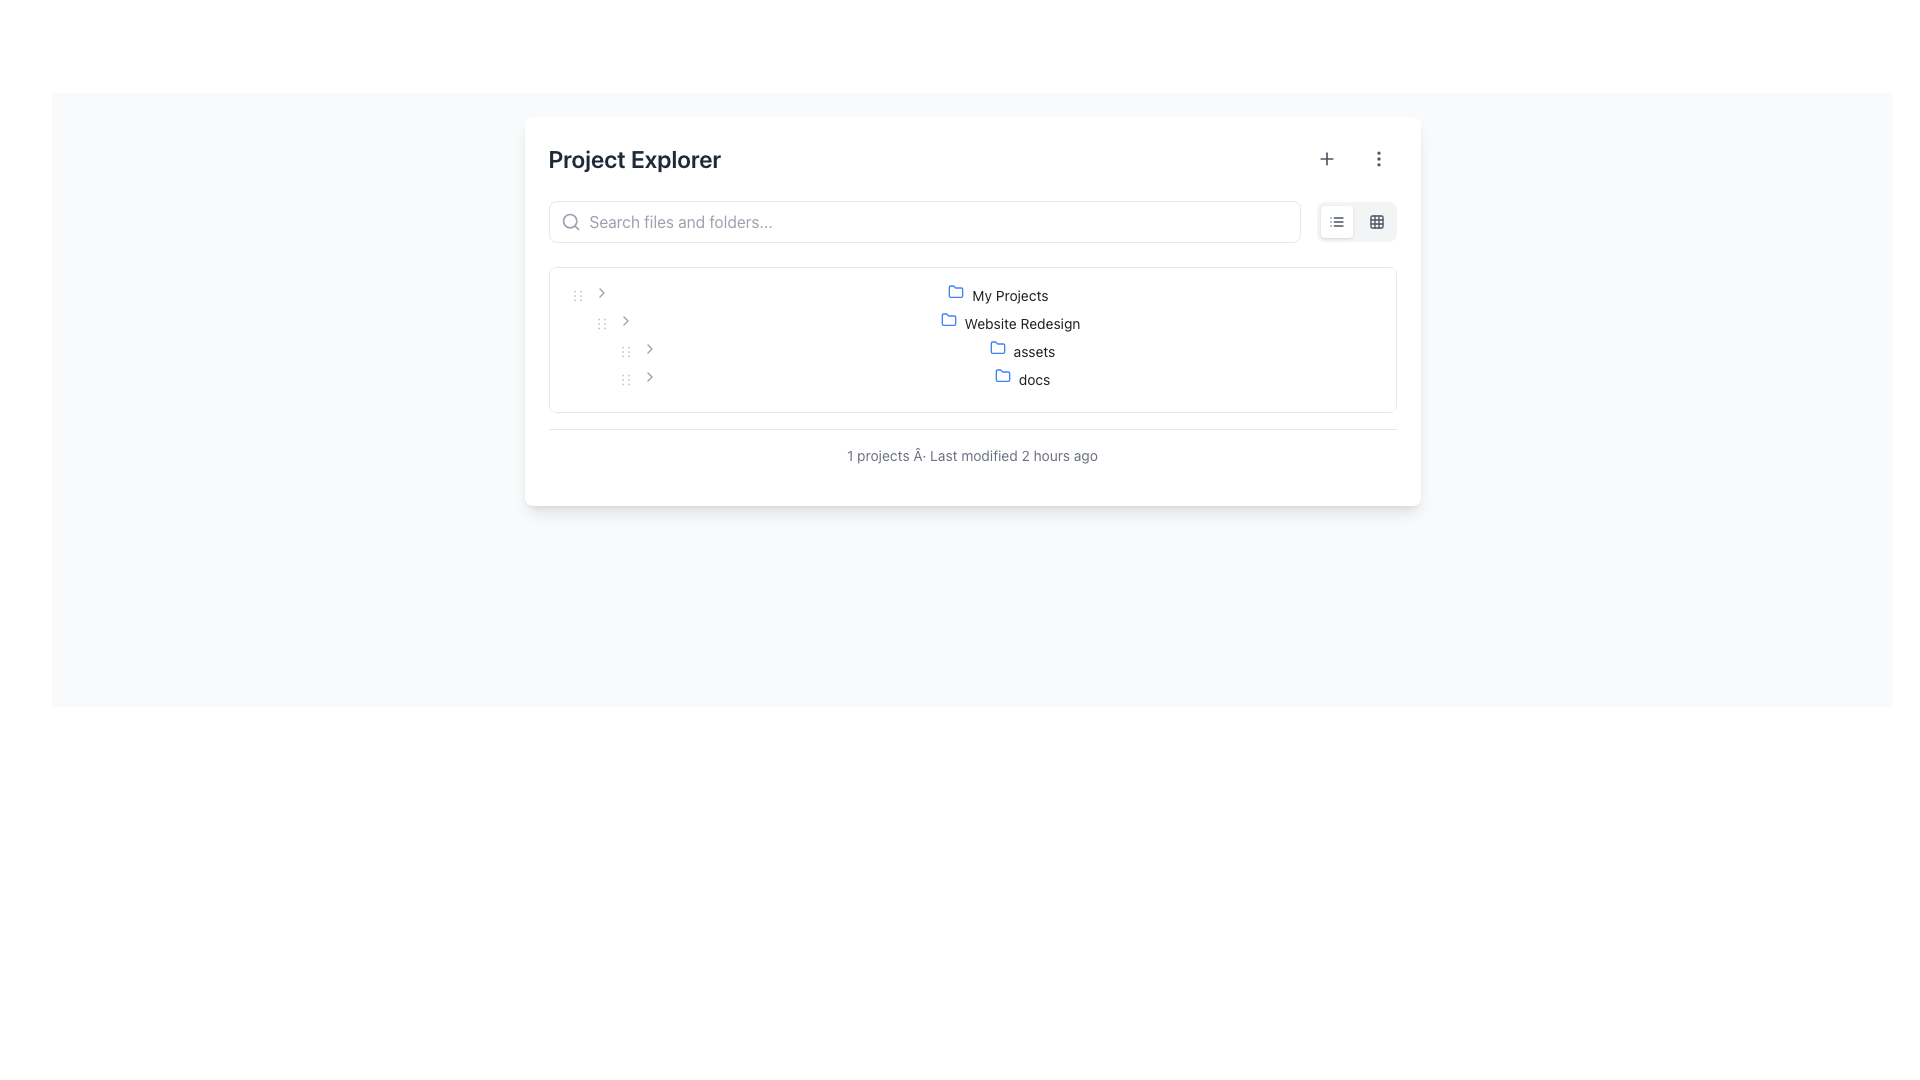  I want to click on the 'assets' folder node, so click(1022, 350).